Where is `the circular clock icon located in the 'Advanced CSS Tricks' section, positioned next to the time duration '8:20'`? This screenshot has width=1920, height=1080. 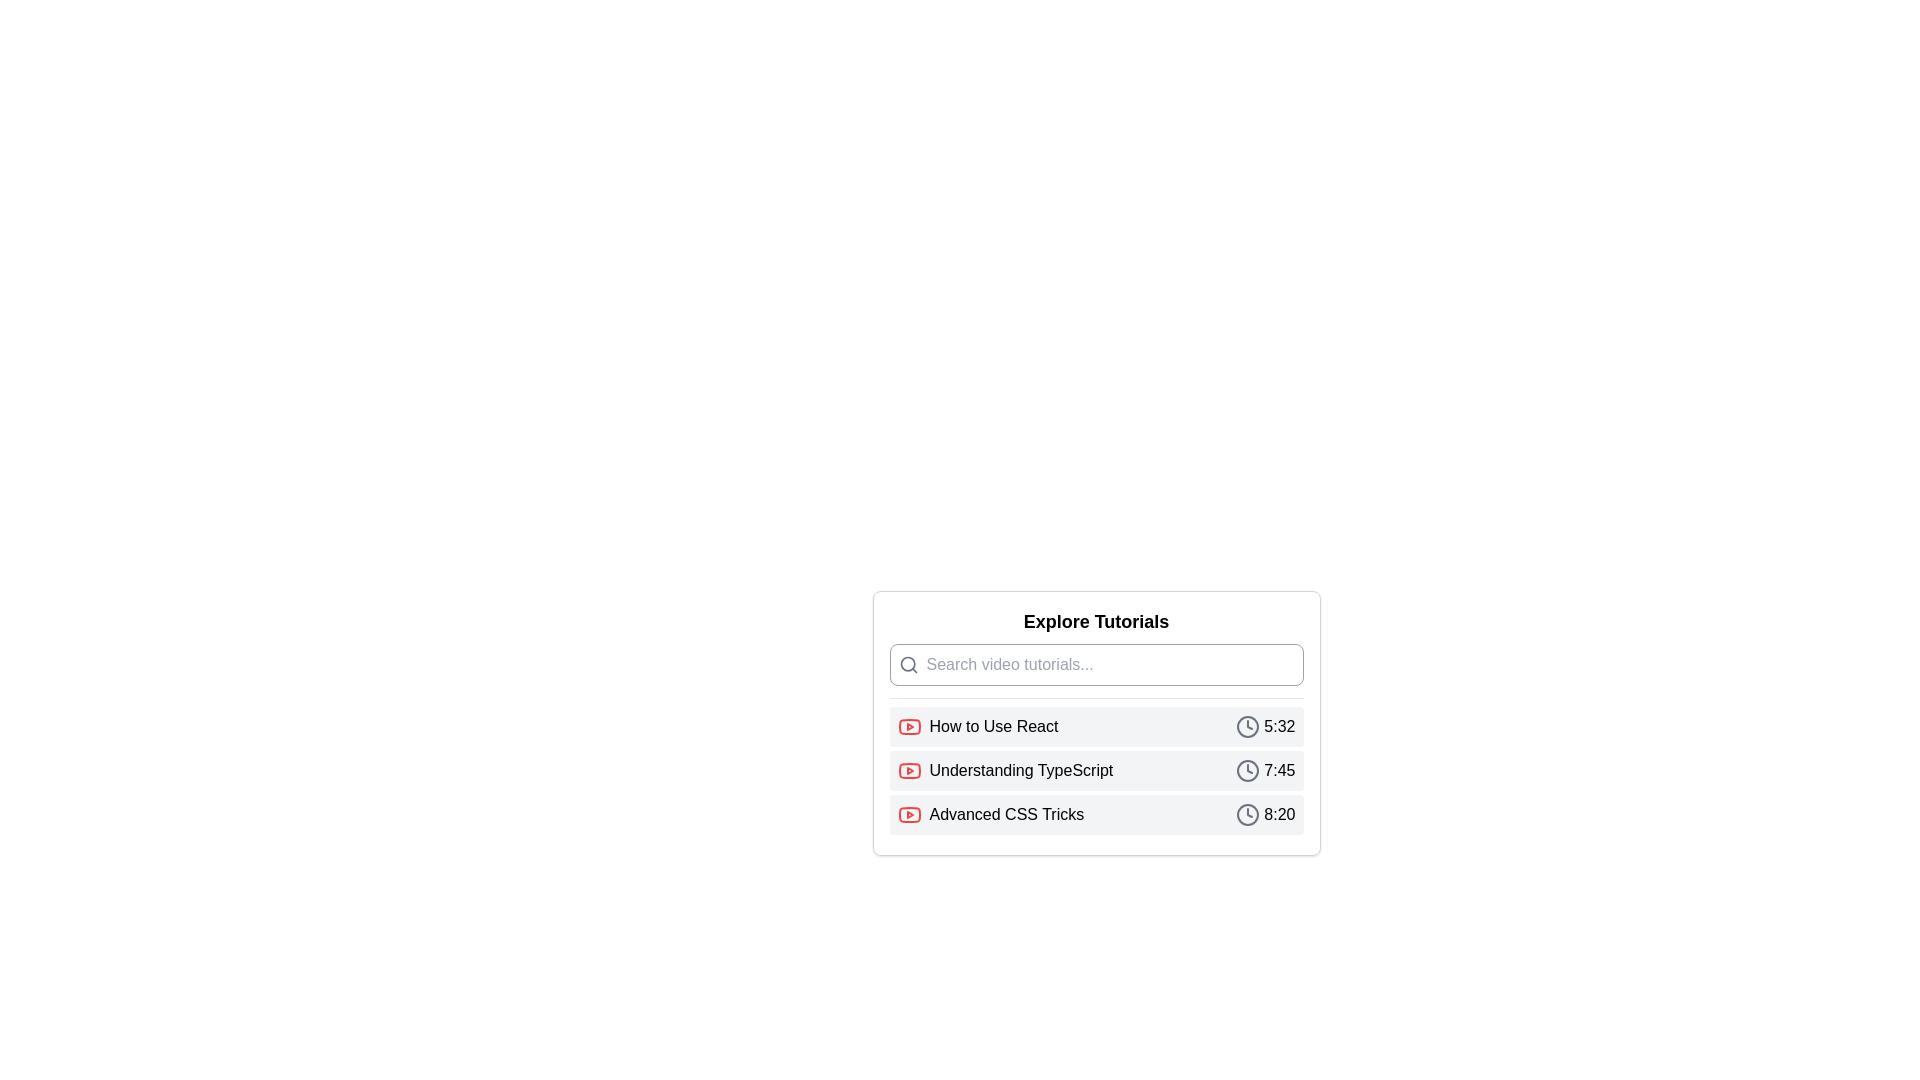
the circular clock icon located in the 'Advanced CSS Tricks' section, positioned next to the time duration '8:20' is located at coordinates (1247, 814).